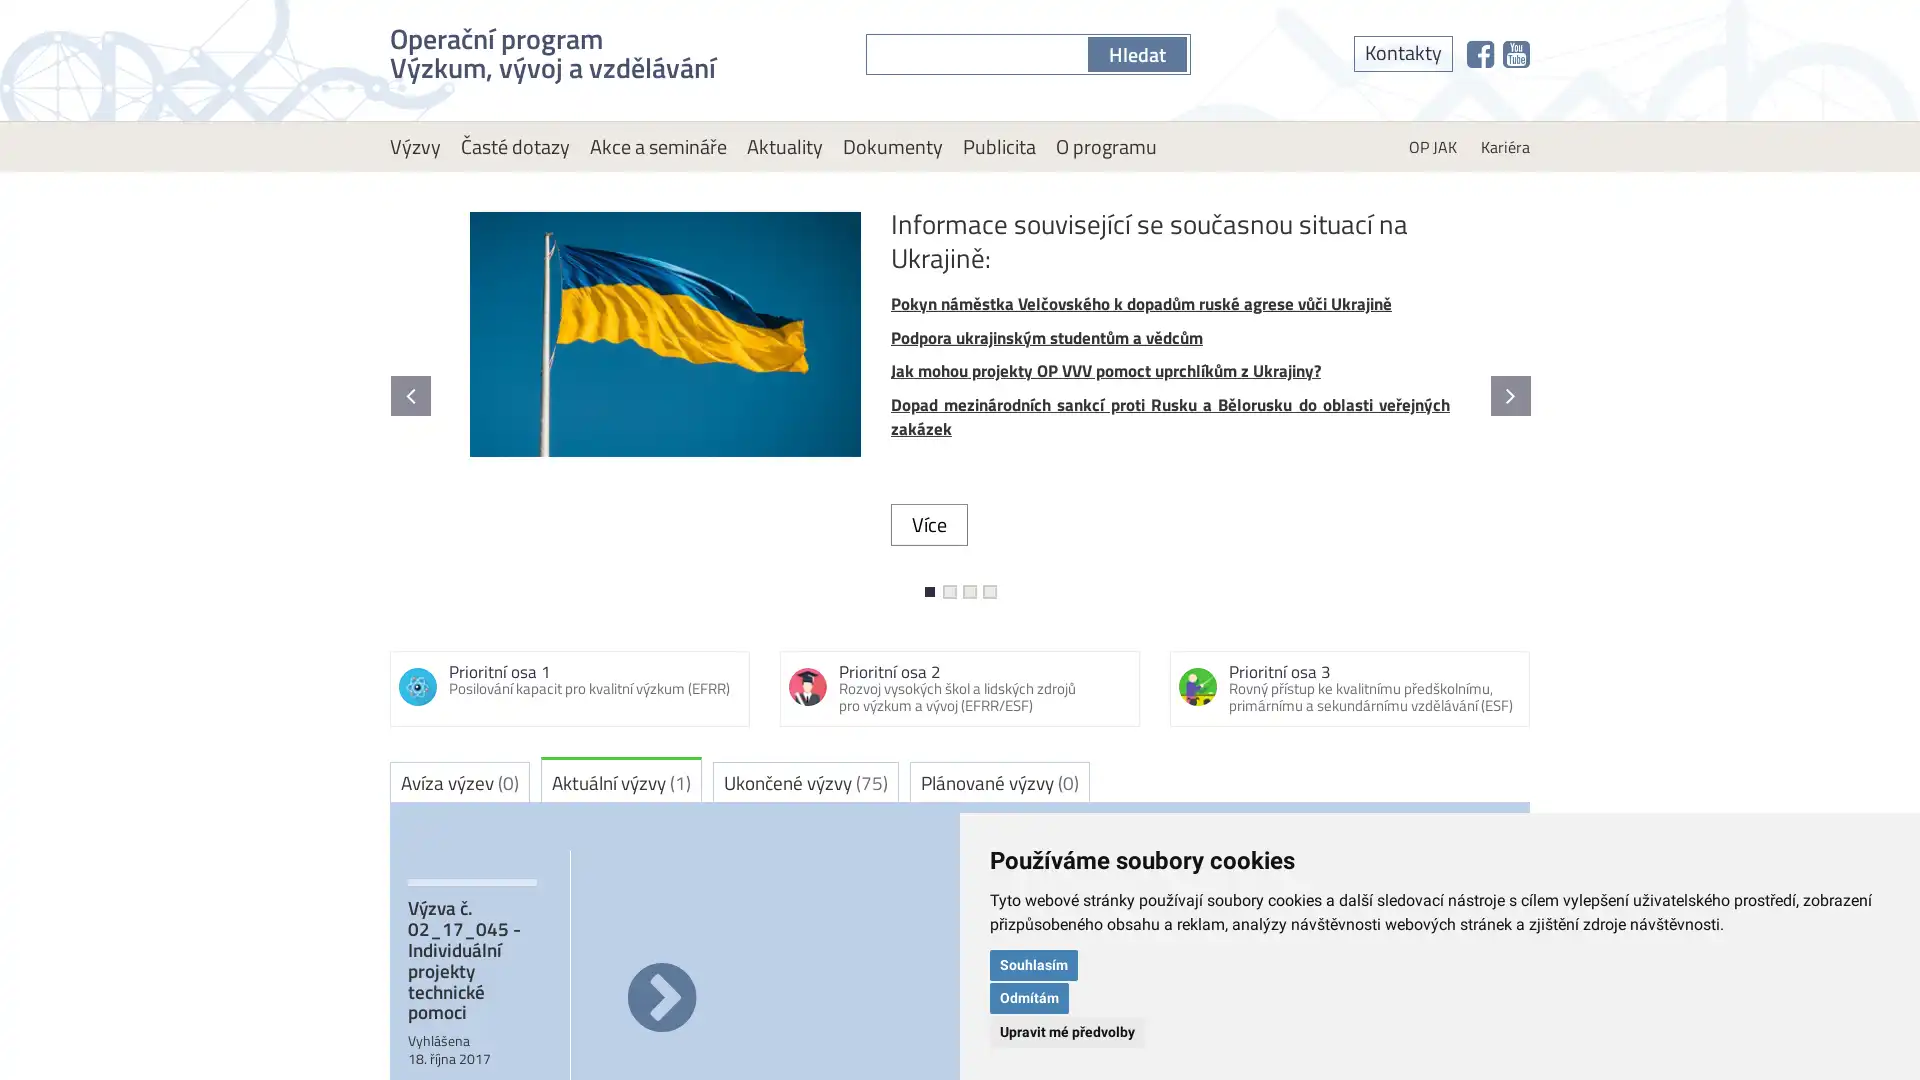 The height and width of the screenshot is (1080, 1920). I want to click on Odmitam, so click(1029, 998).